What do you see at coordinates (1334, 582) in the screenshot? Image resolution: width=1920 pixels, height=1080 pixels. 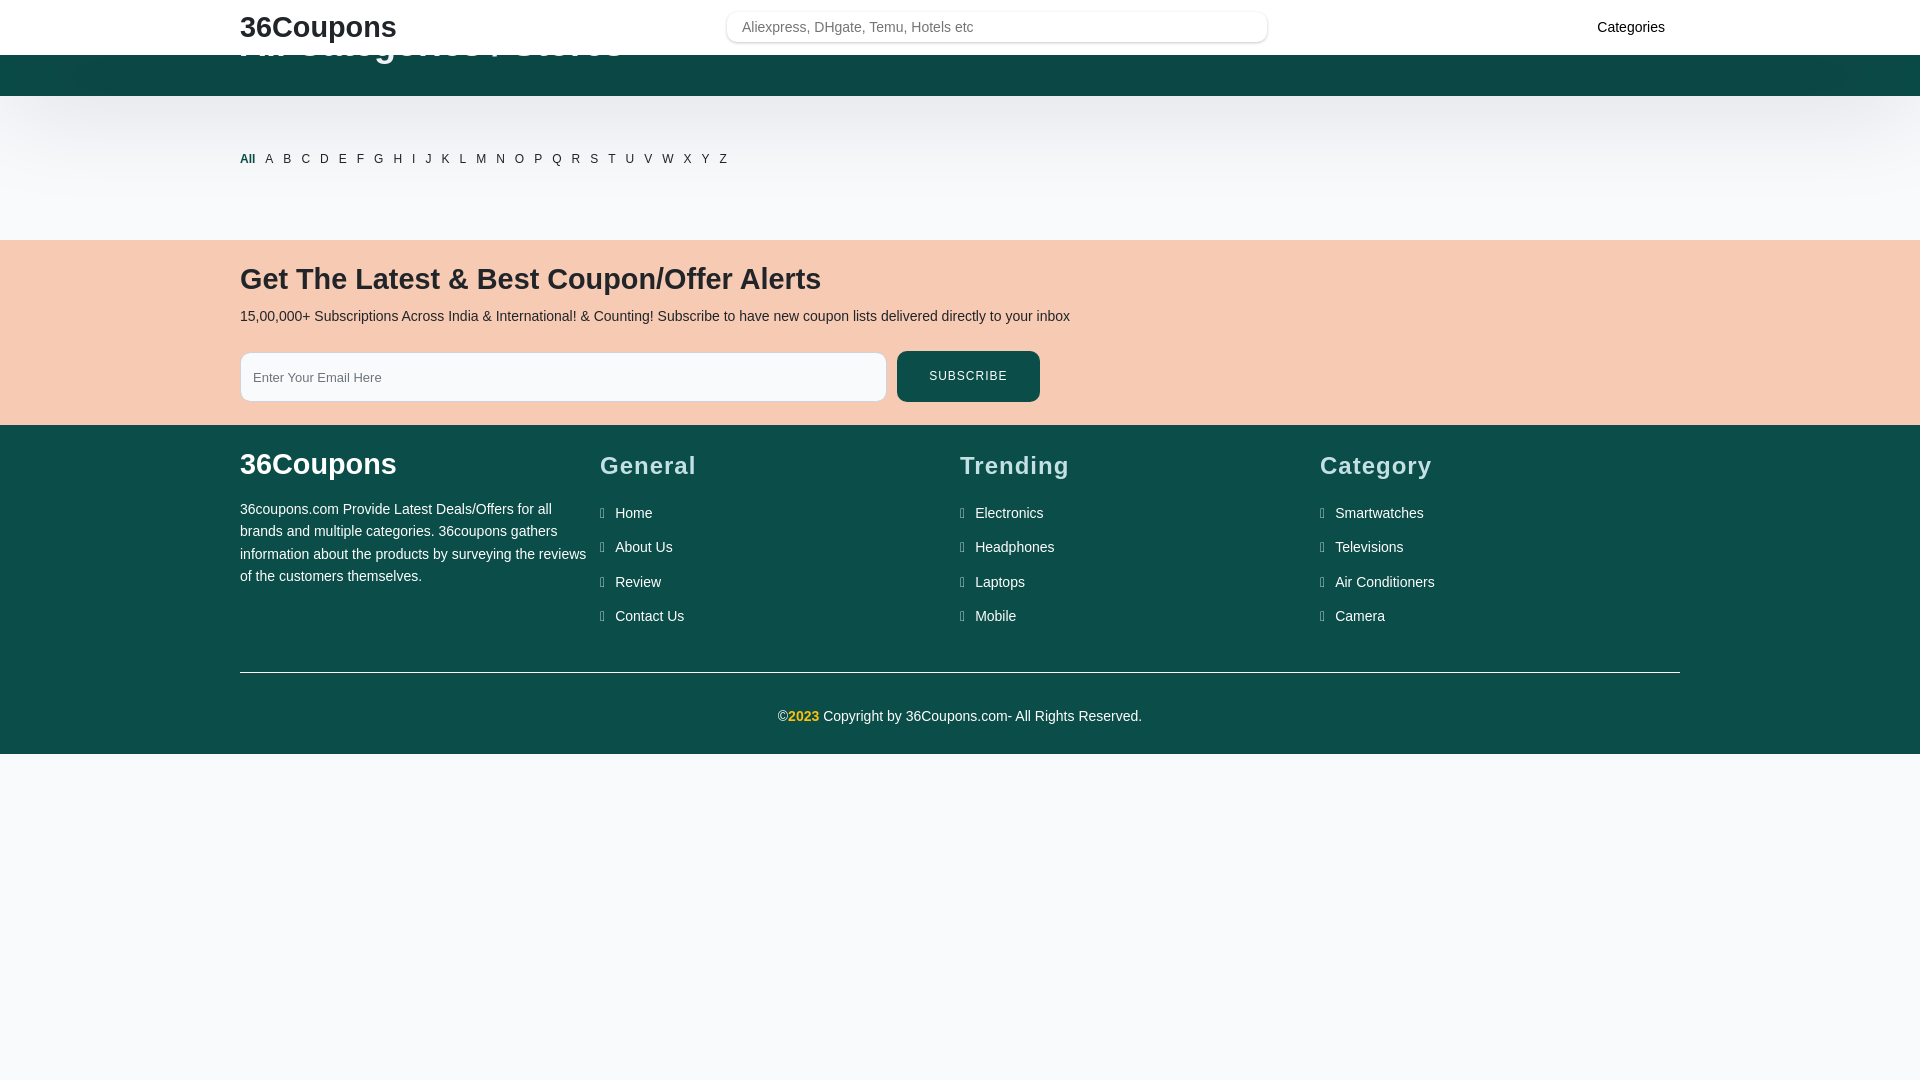 I see `'Air Conditioners'` at bounding box center [1334, 582].